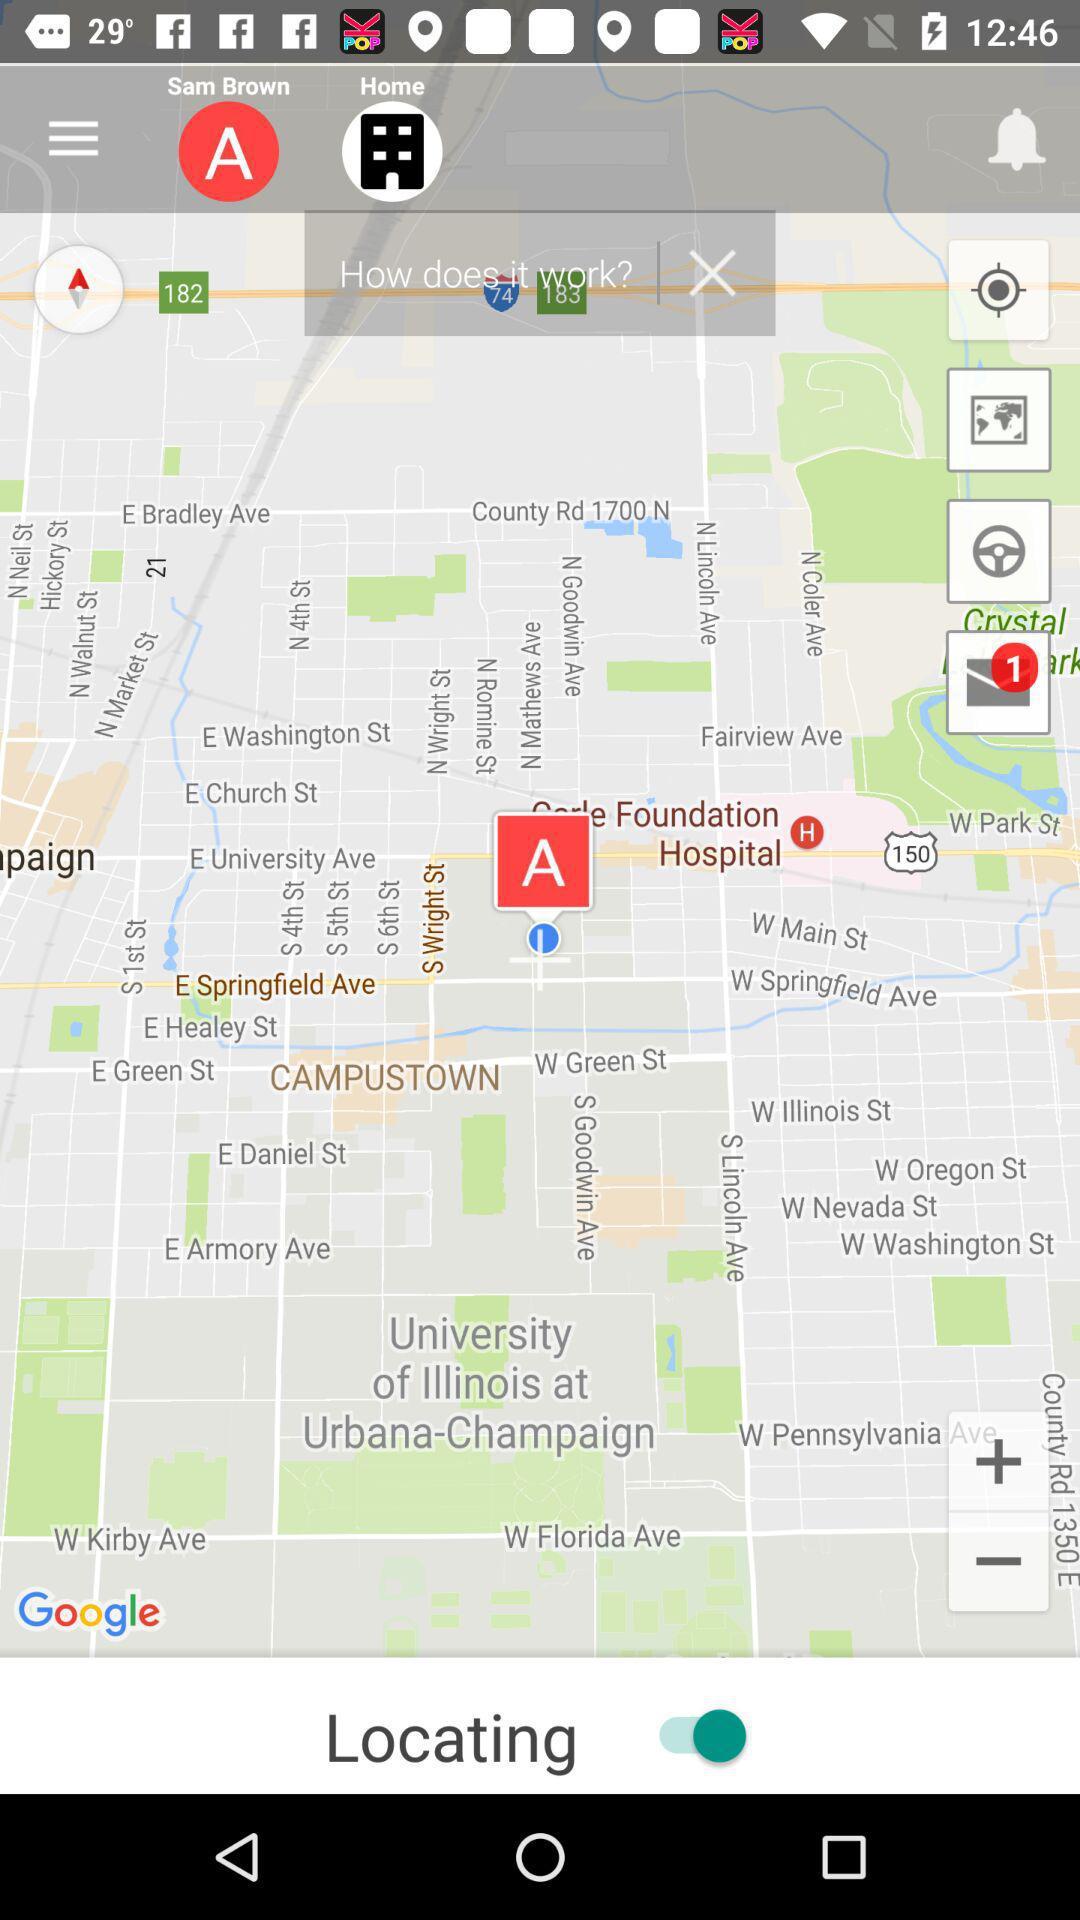 The image size is (1080, 1920). Describe the element at coordinates (77, 287) in the screenshot. I see `the explore icon` at that location.